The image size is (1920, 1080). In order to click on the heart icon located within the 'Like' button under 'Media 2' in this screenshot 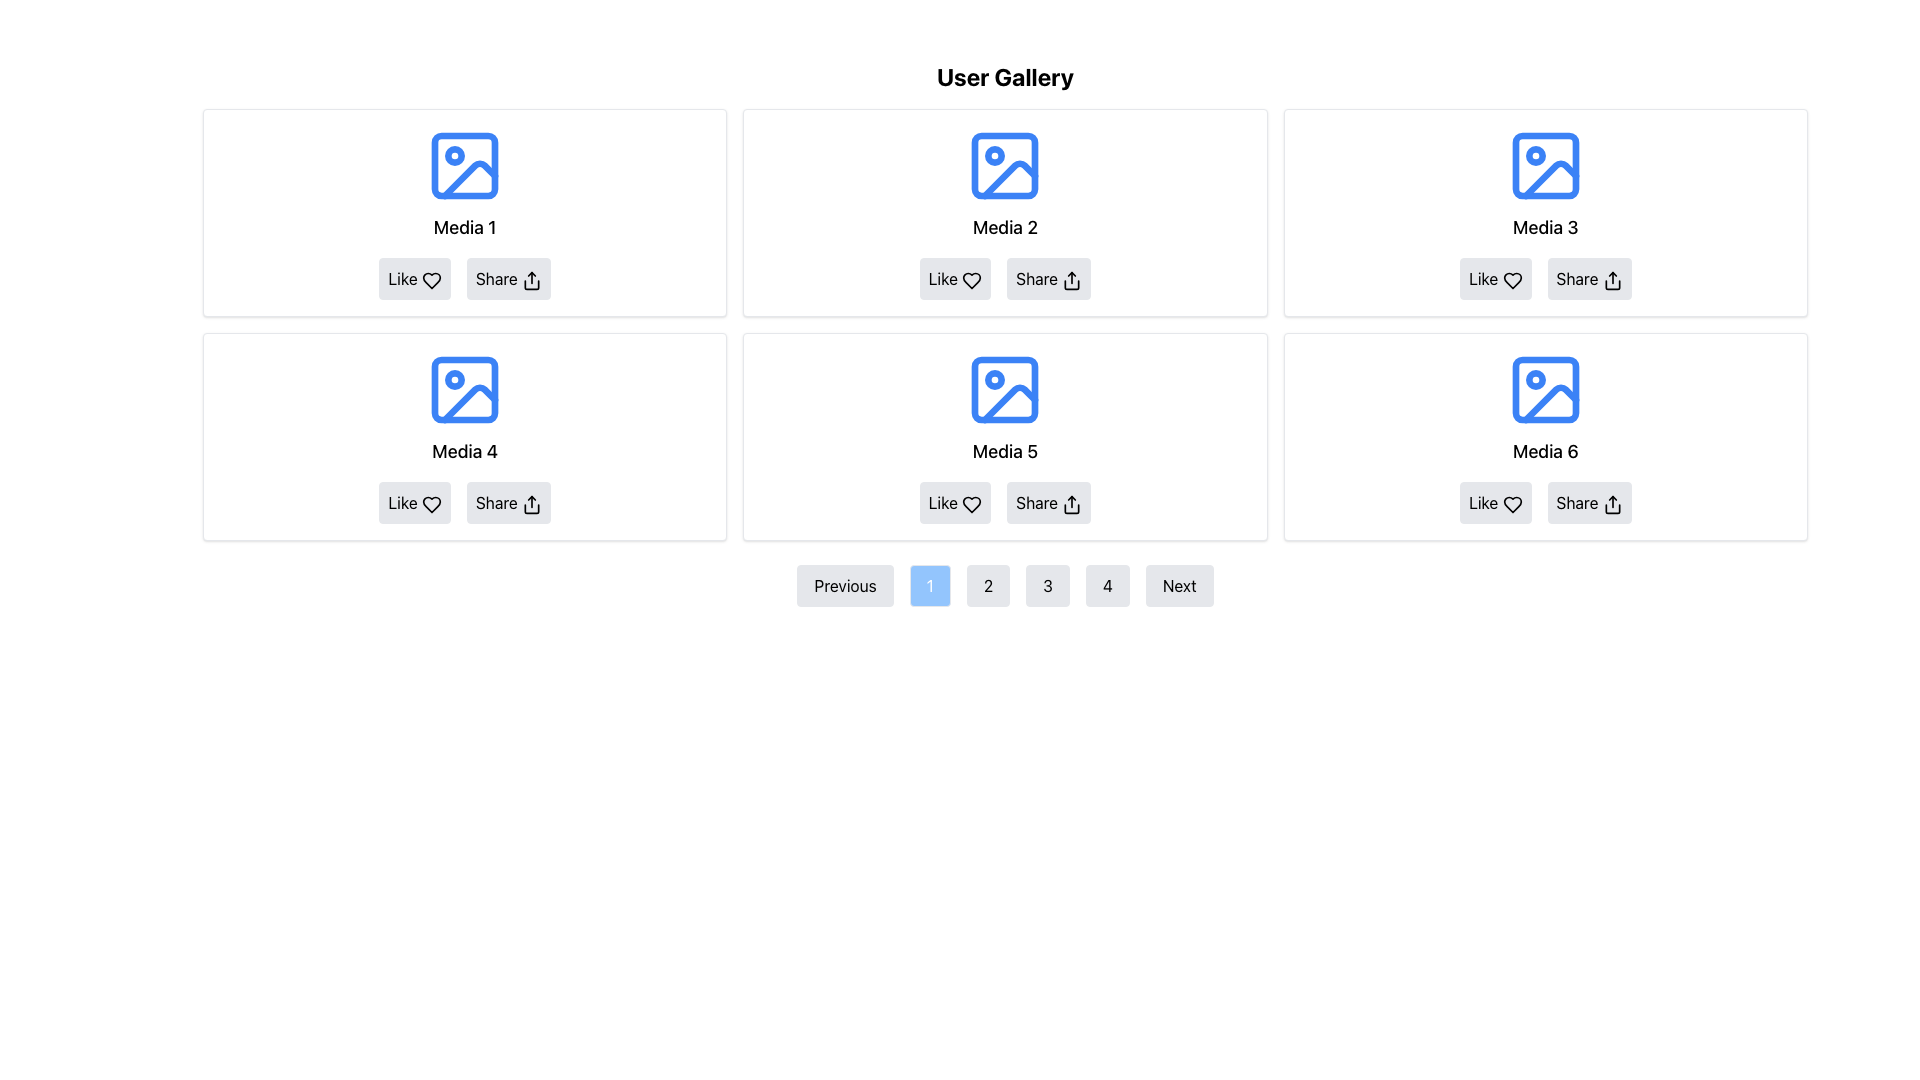, I will do `click(972, 280)`.